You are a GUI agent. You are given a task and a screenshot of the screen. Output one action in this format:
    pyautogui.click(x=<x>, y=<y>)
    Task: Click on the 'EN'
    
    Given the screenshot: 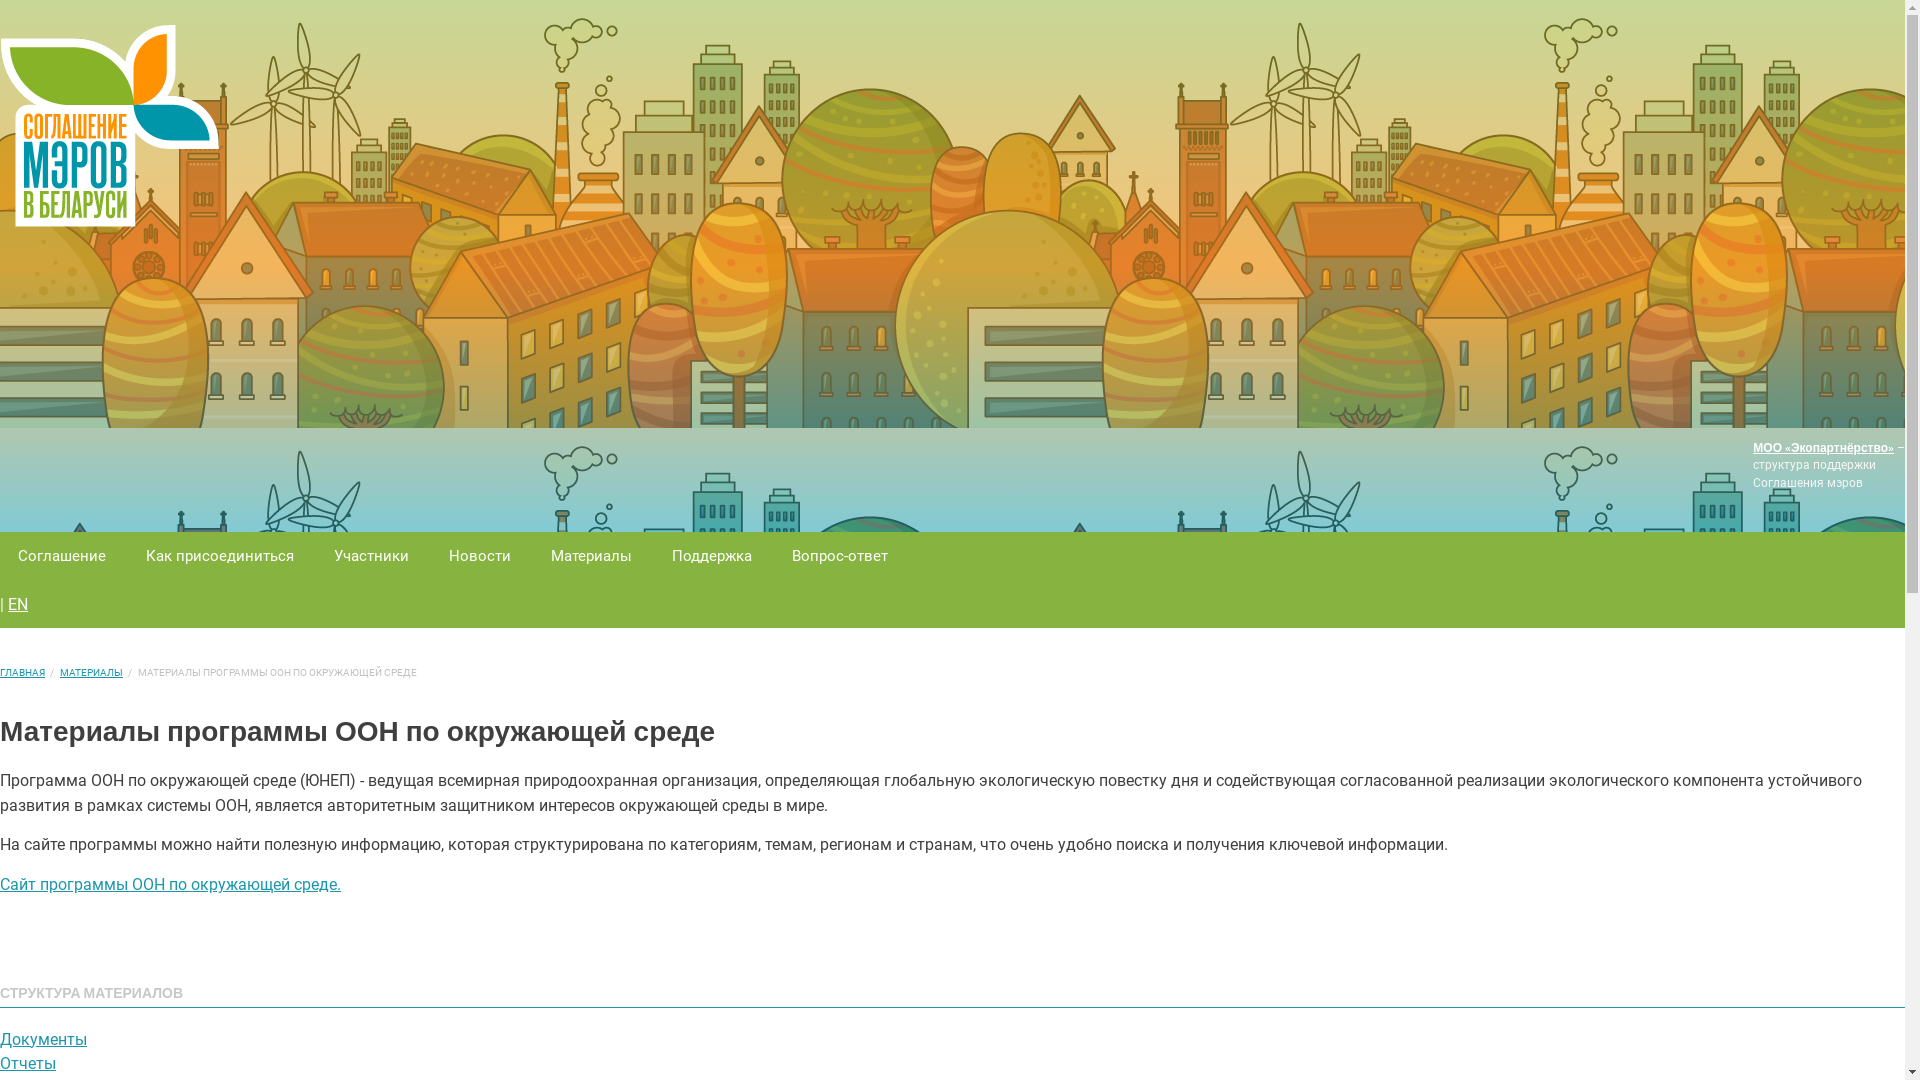 What is the action you would take?
    pyautogui.click(x=18, y=603)
    